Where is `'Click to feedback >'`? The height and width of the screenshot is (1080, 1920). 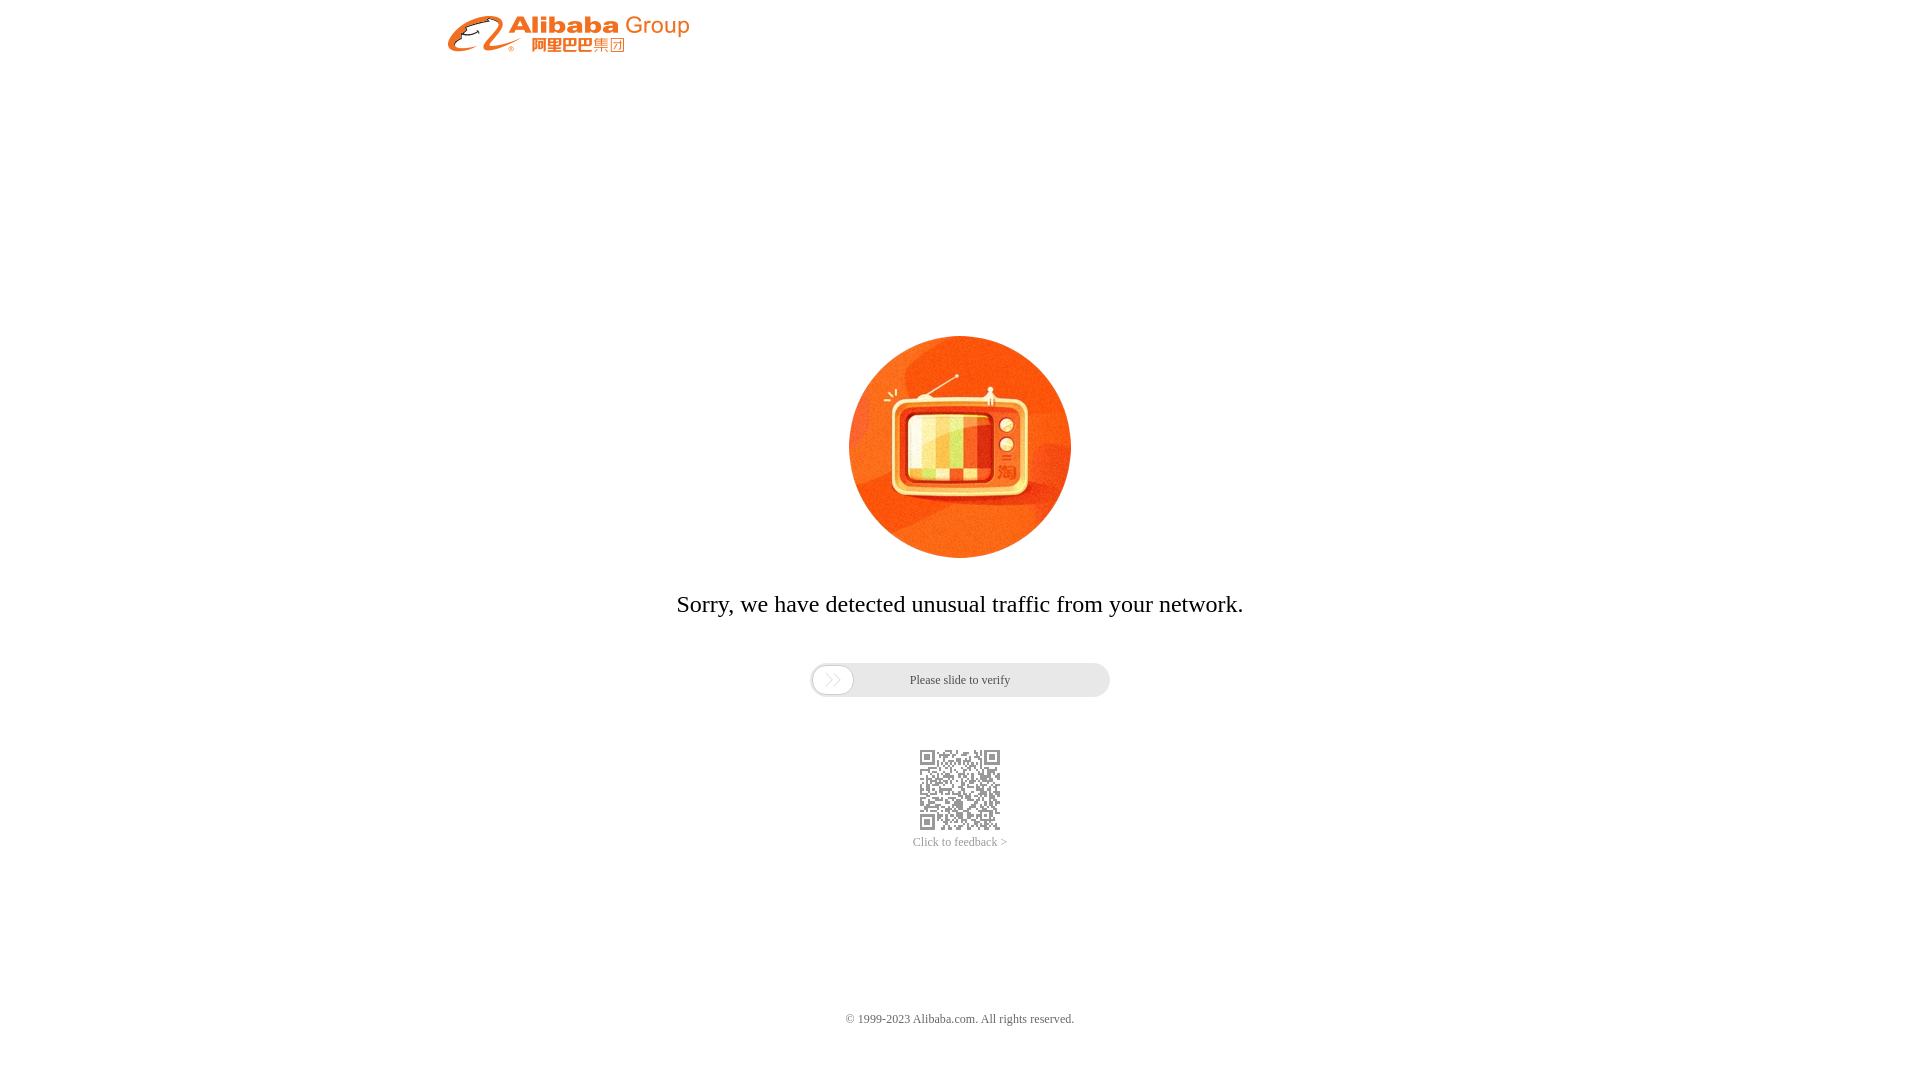 'Click to feedback >' is located at coordinates (911, 842).